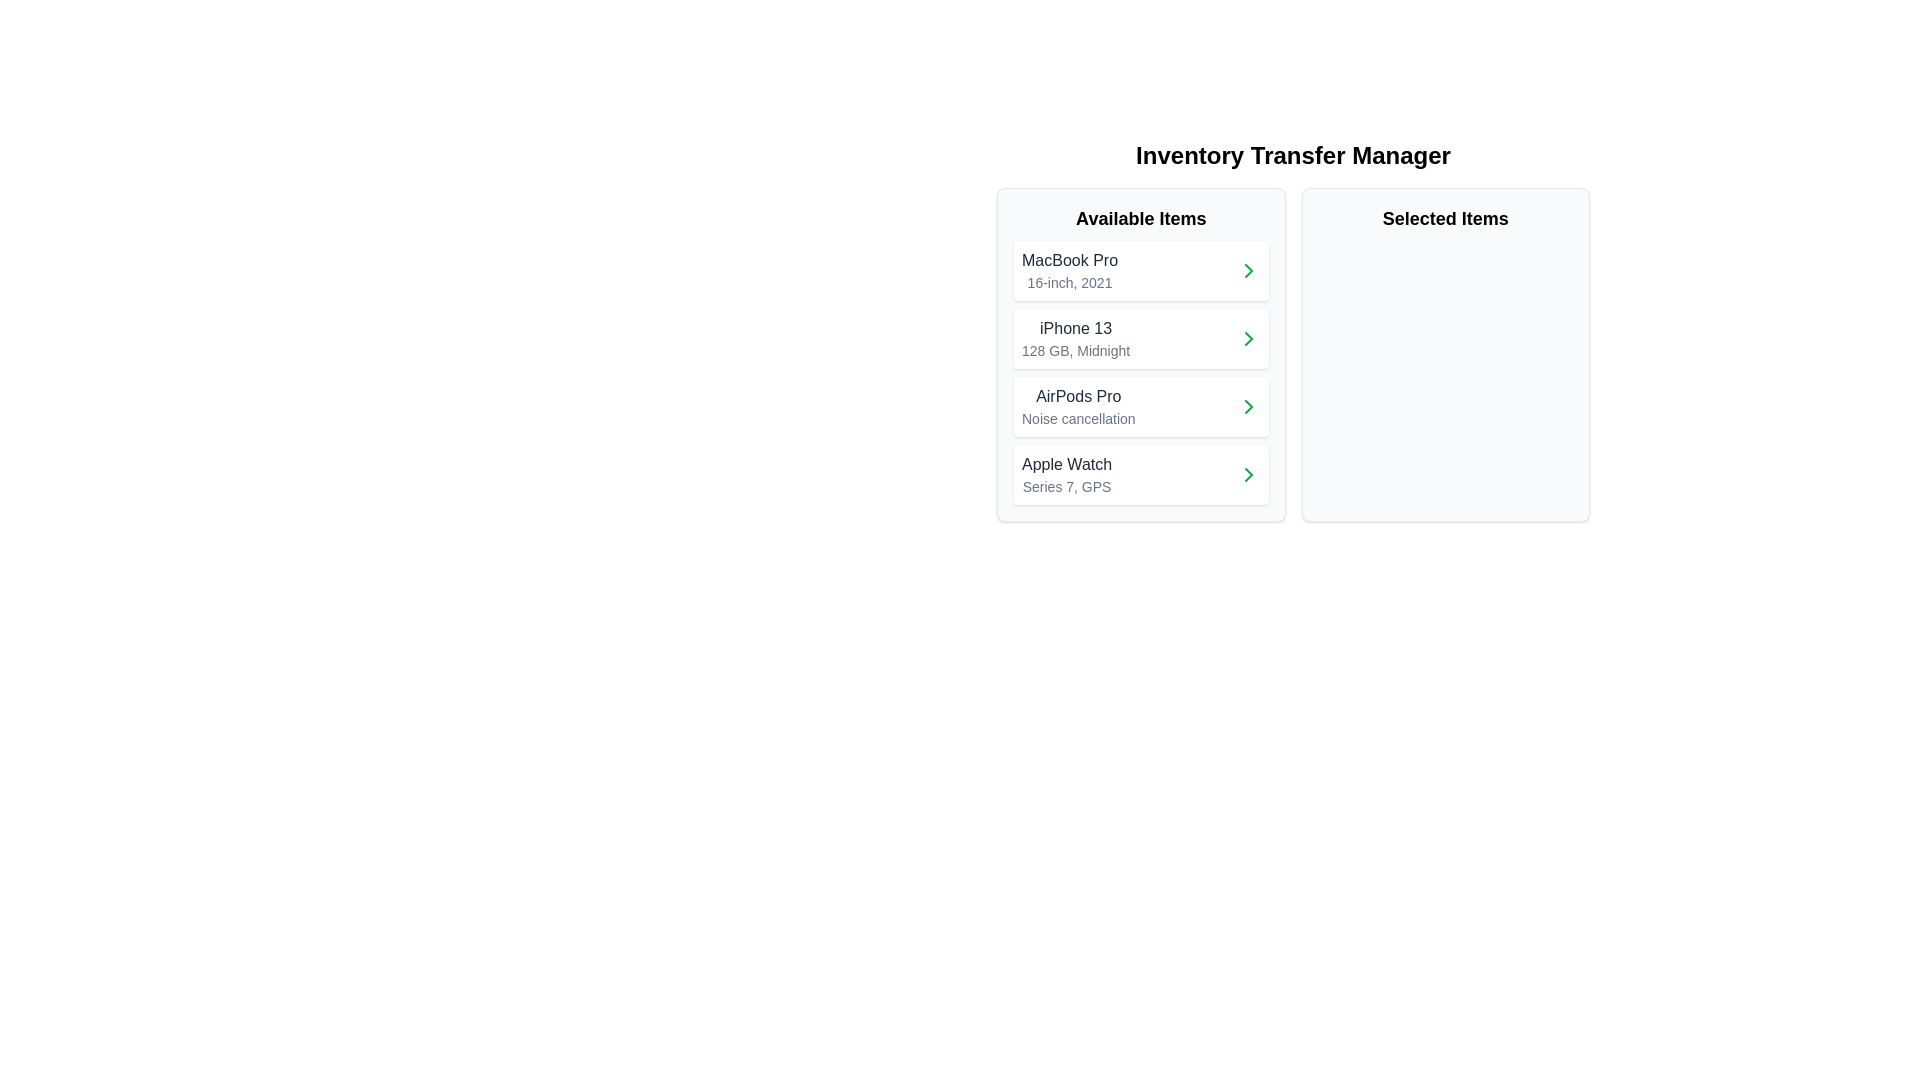  Describe the element at coordinates (1141, 338) in the screenshot. I see `to select the second item in the vertically arranged list of the 'Available Items' section in the 'Inventory Transfer Manager' interface, which represents an iPhone 13 listing` at that location.